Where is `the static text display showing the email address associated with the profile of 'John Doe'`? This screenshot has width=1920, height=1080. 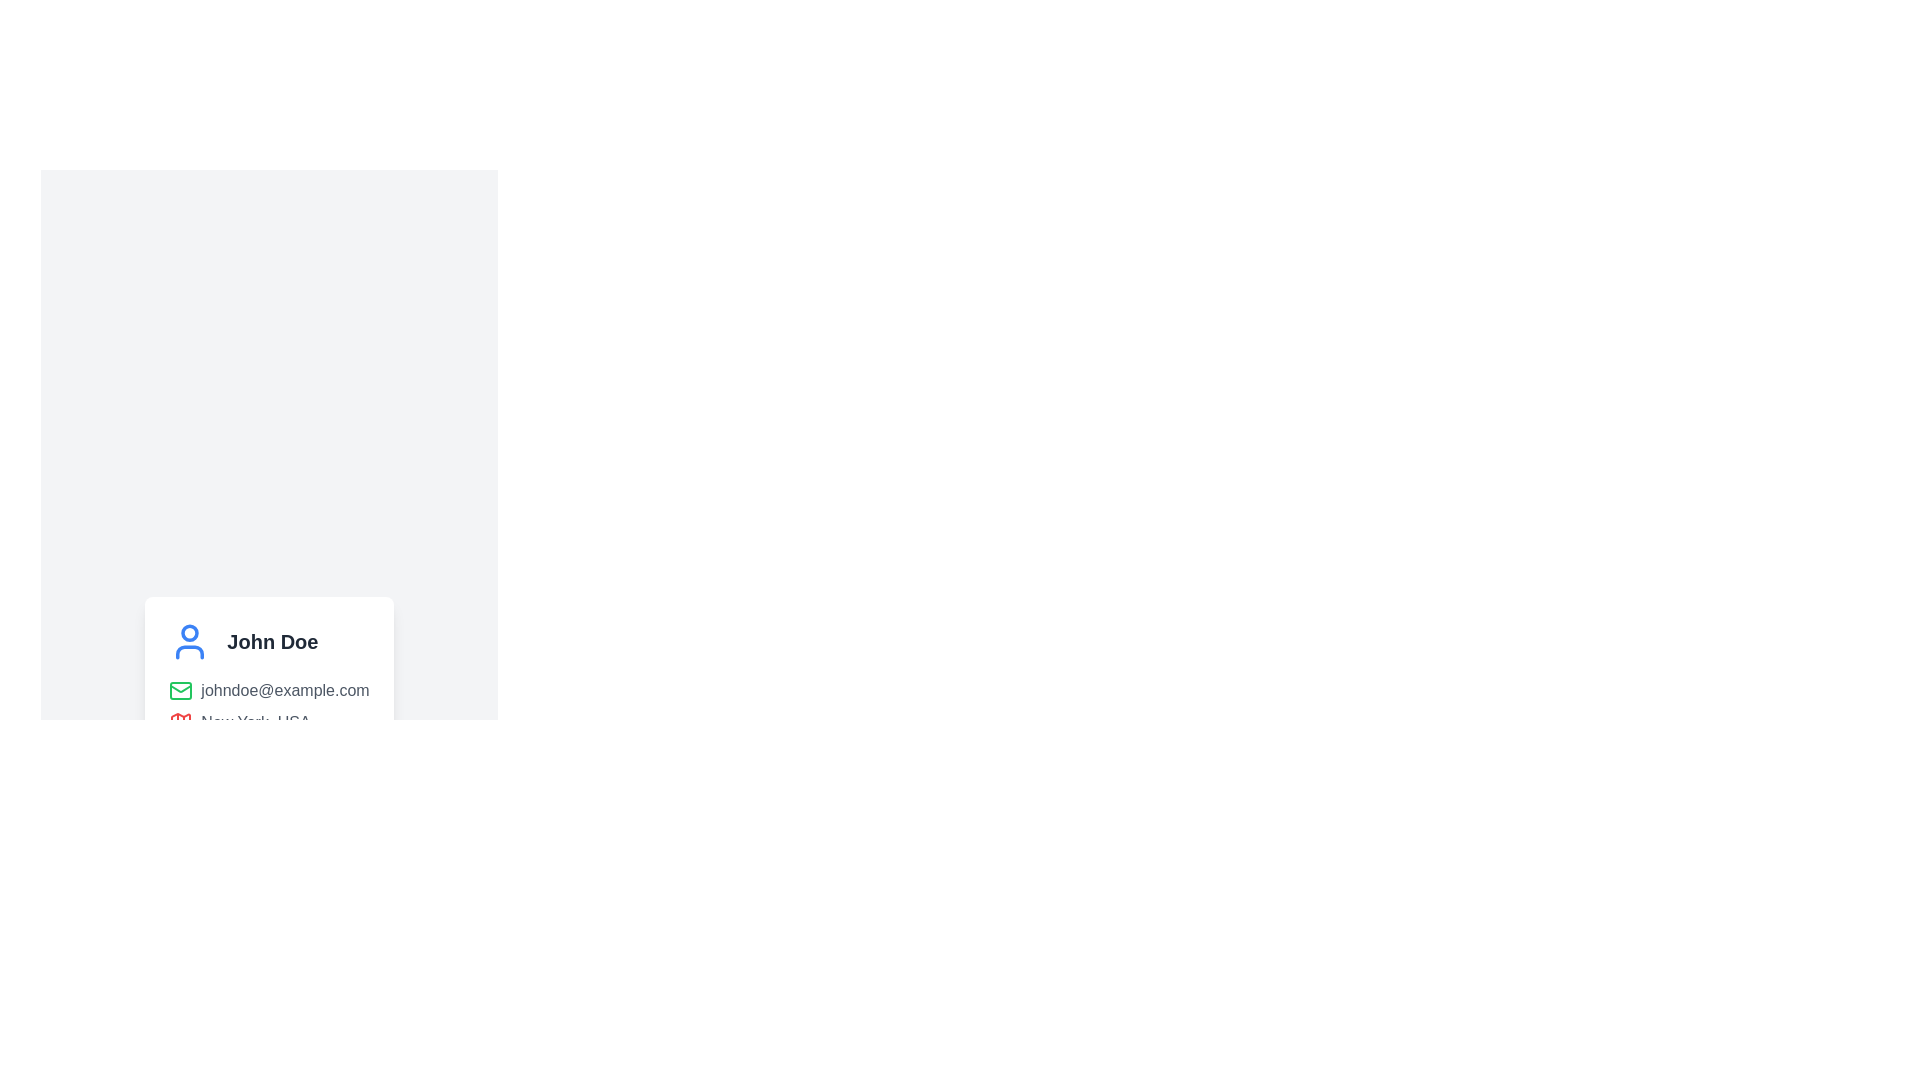
the static text display showing the email address associated with the profile of 'John Doe' is located at coordinates (284, 689).